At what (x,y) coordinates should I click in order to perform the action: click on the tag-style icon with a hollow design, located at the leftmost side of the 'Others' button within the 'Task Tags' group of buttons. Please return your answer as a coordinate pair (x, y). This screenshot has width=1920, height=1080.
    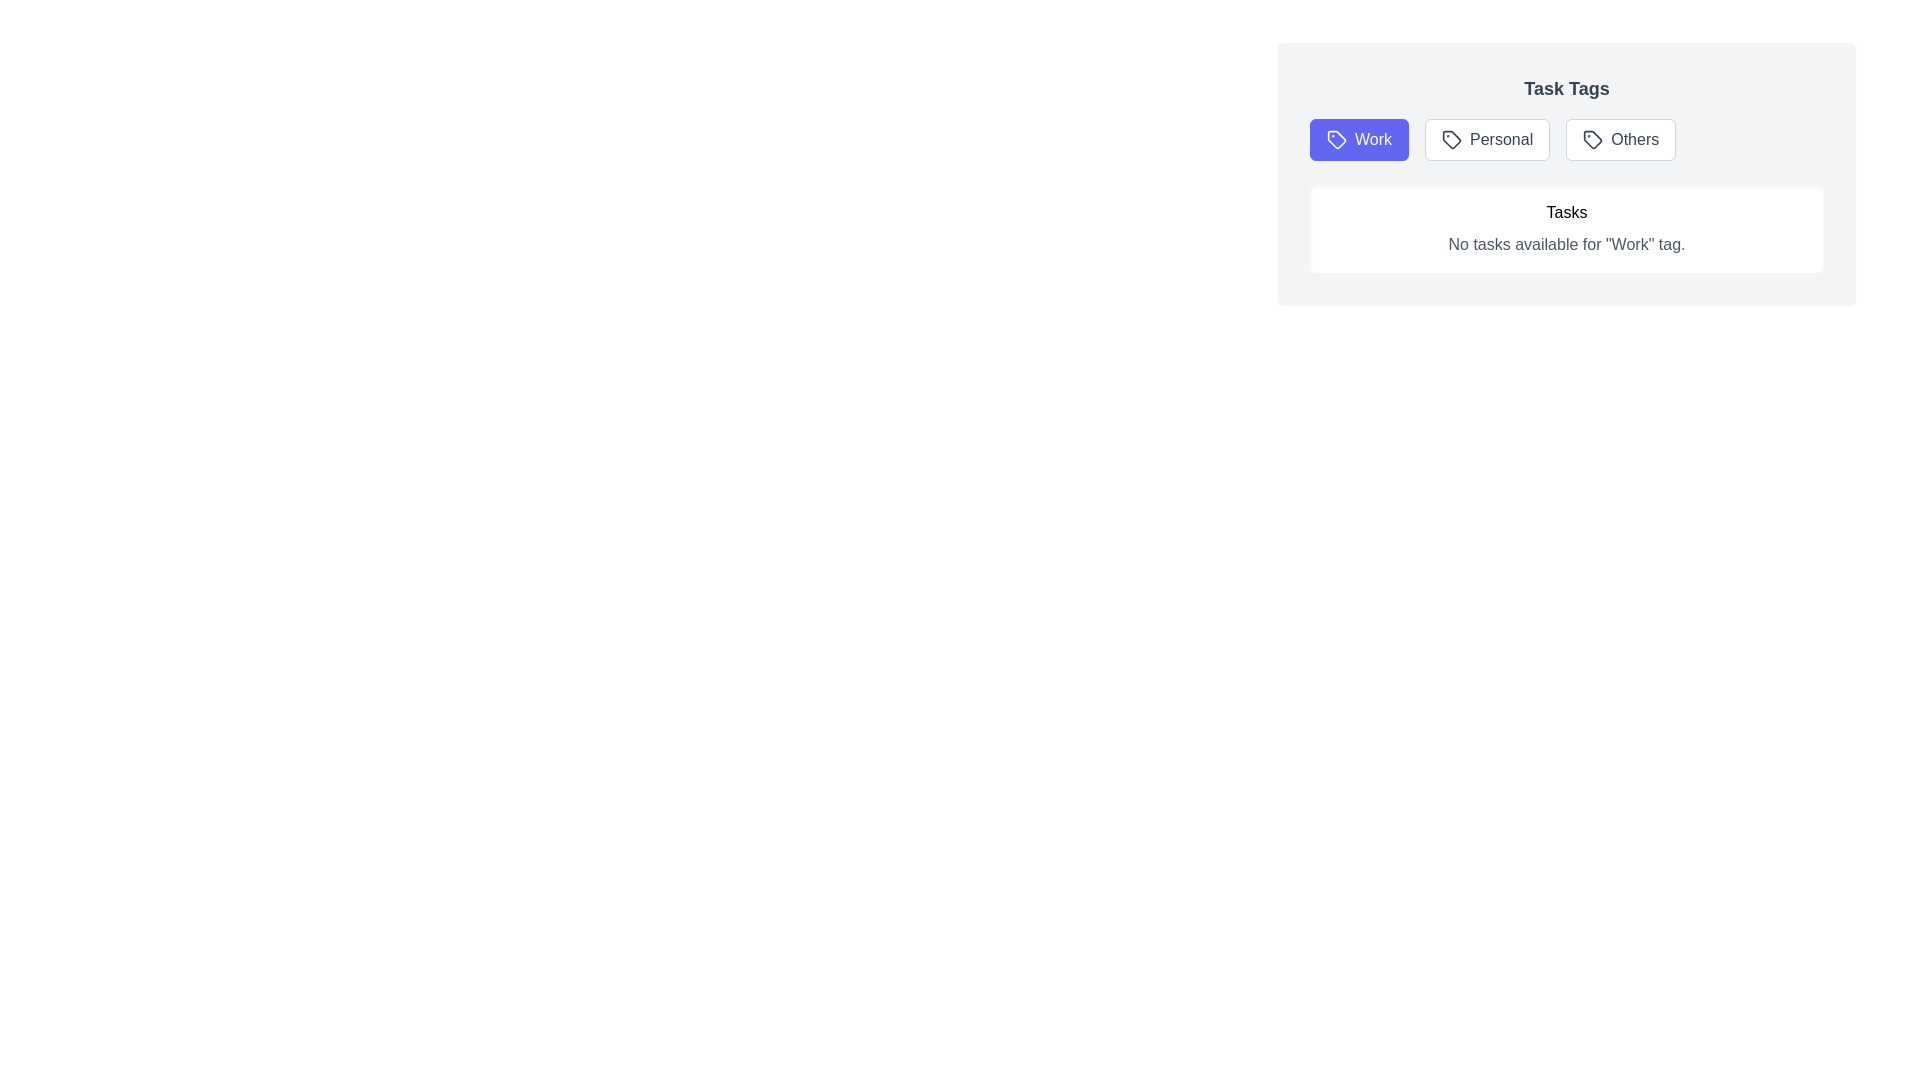
    Looking at the image, I should click on (1592, 138).